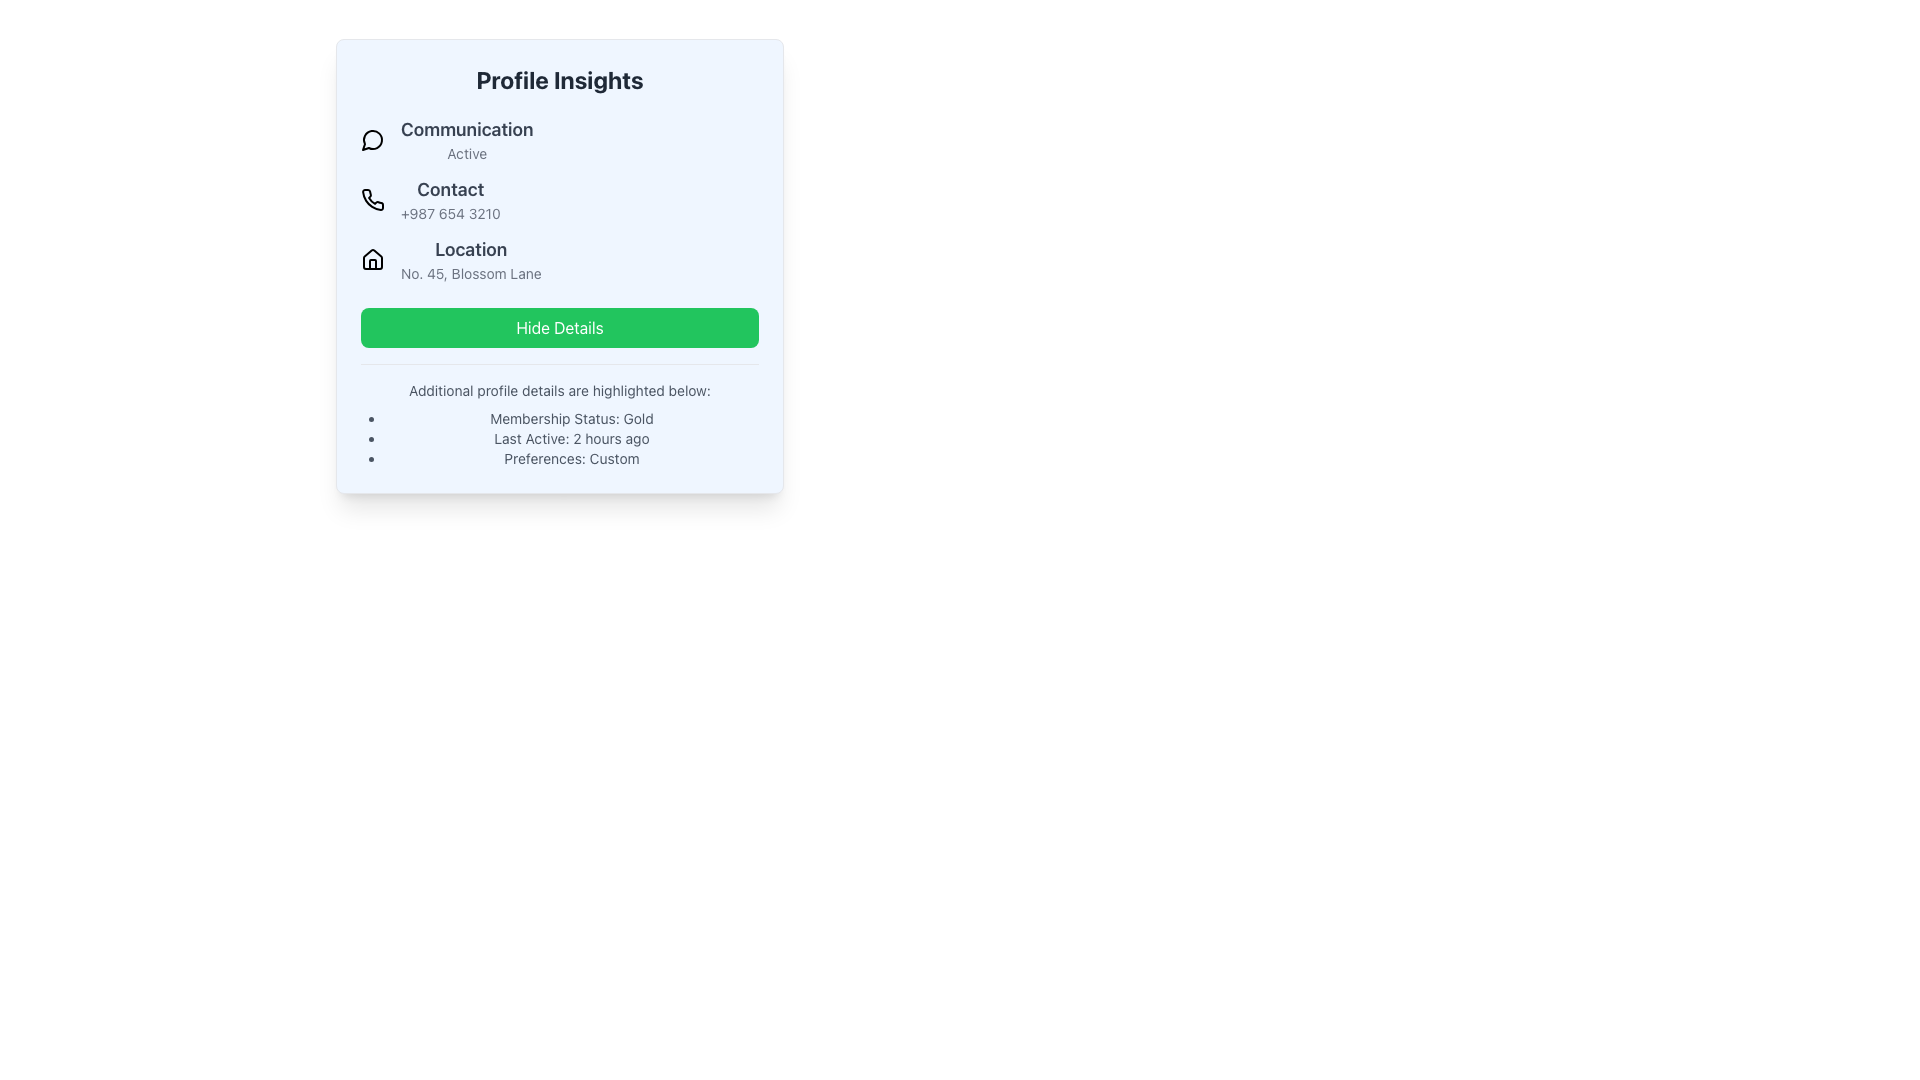 The image size is (1920, 1080). What do you see at coordinates (570, 459) in the screenshot?
I see `information displayed in the text label 'Preferences: Custom', which is the third item in the vertical list of profile details` at bounding box center [570, 459].